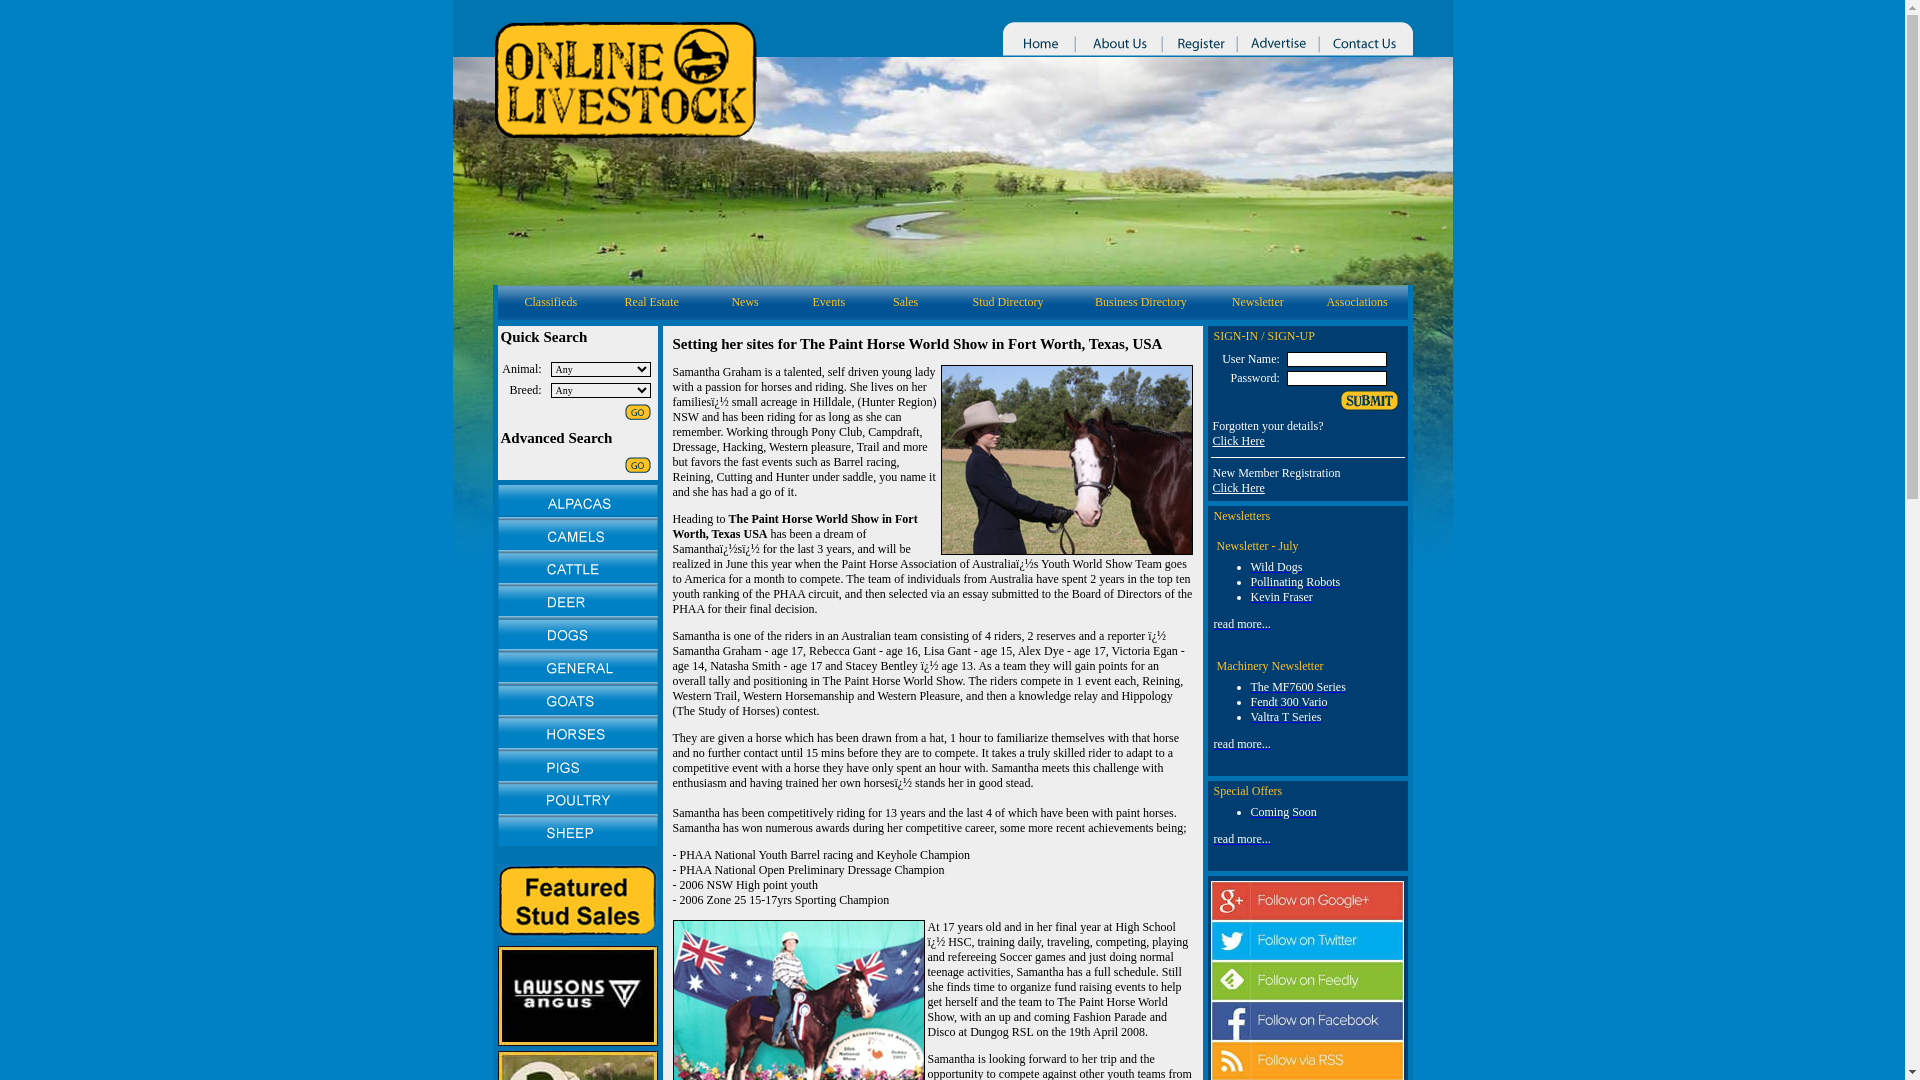 Image resolution: width=1920 pixels, height=1080 pixels. I want to click on 'Classifieds', so click(550, 301).